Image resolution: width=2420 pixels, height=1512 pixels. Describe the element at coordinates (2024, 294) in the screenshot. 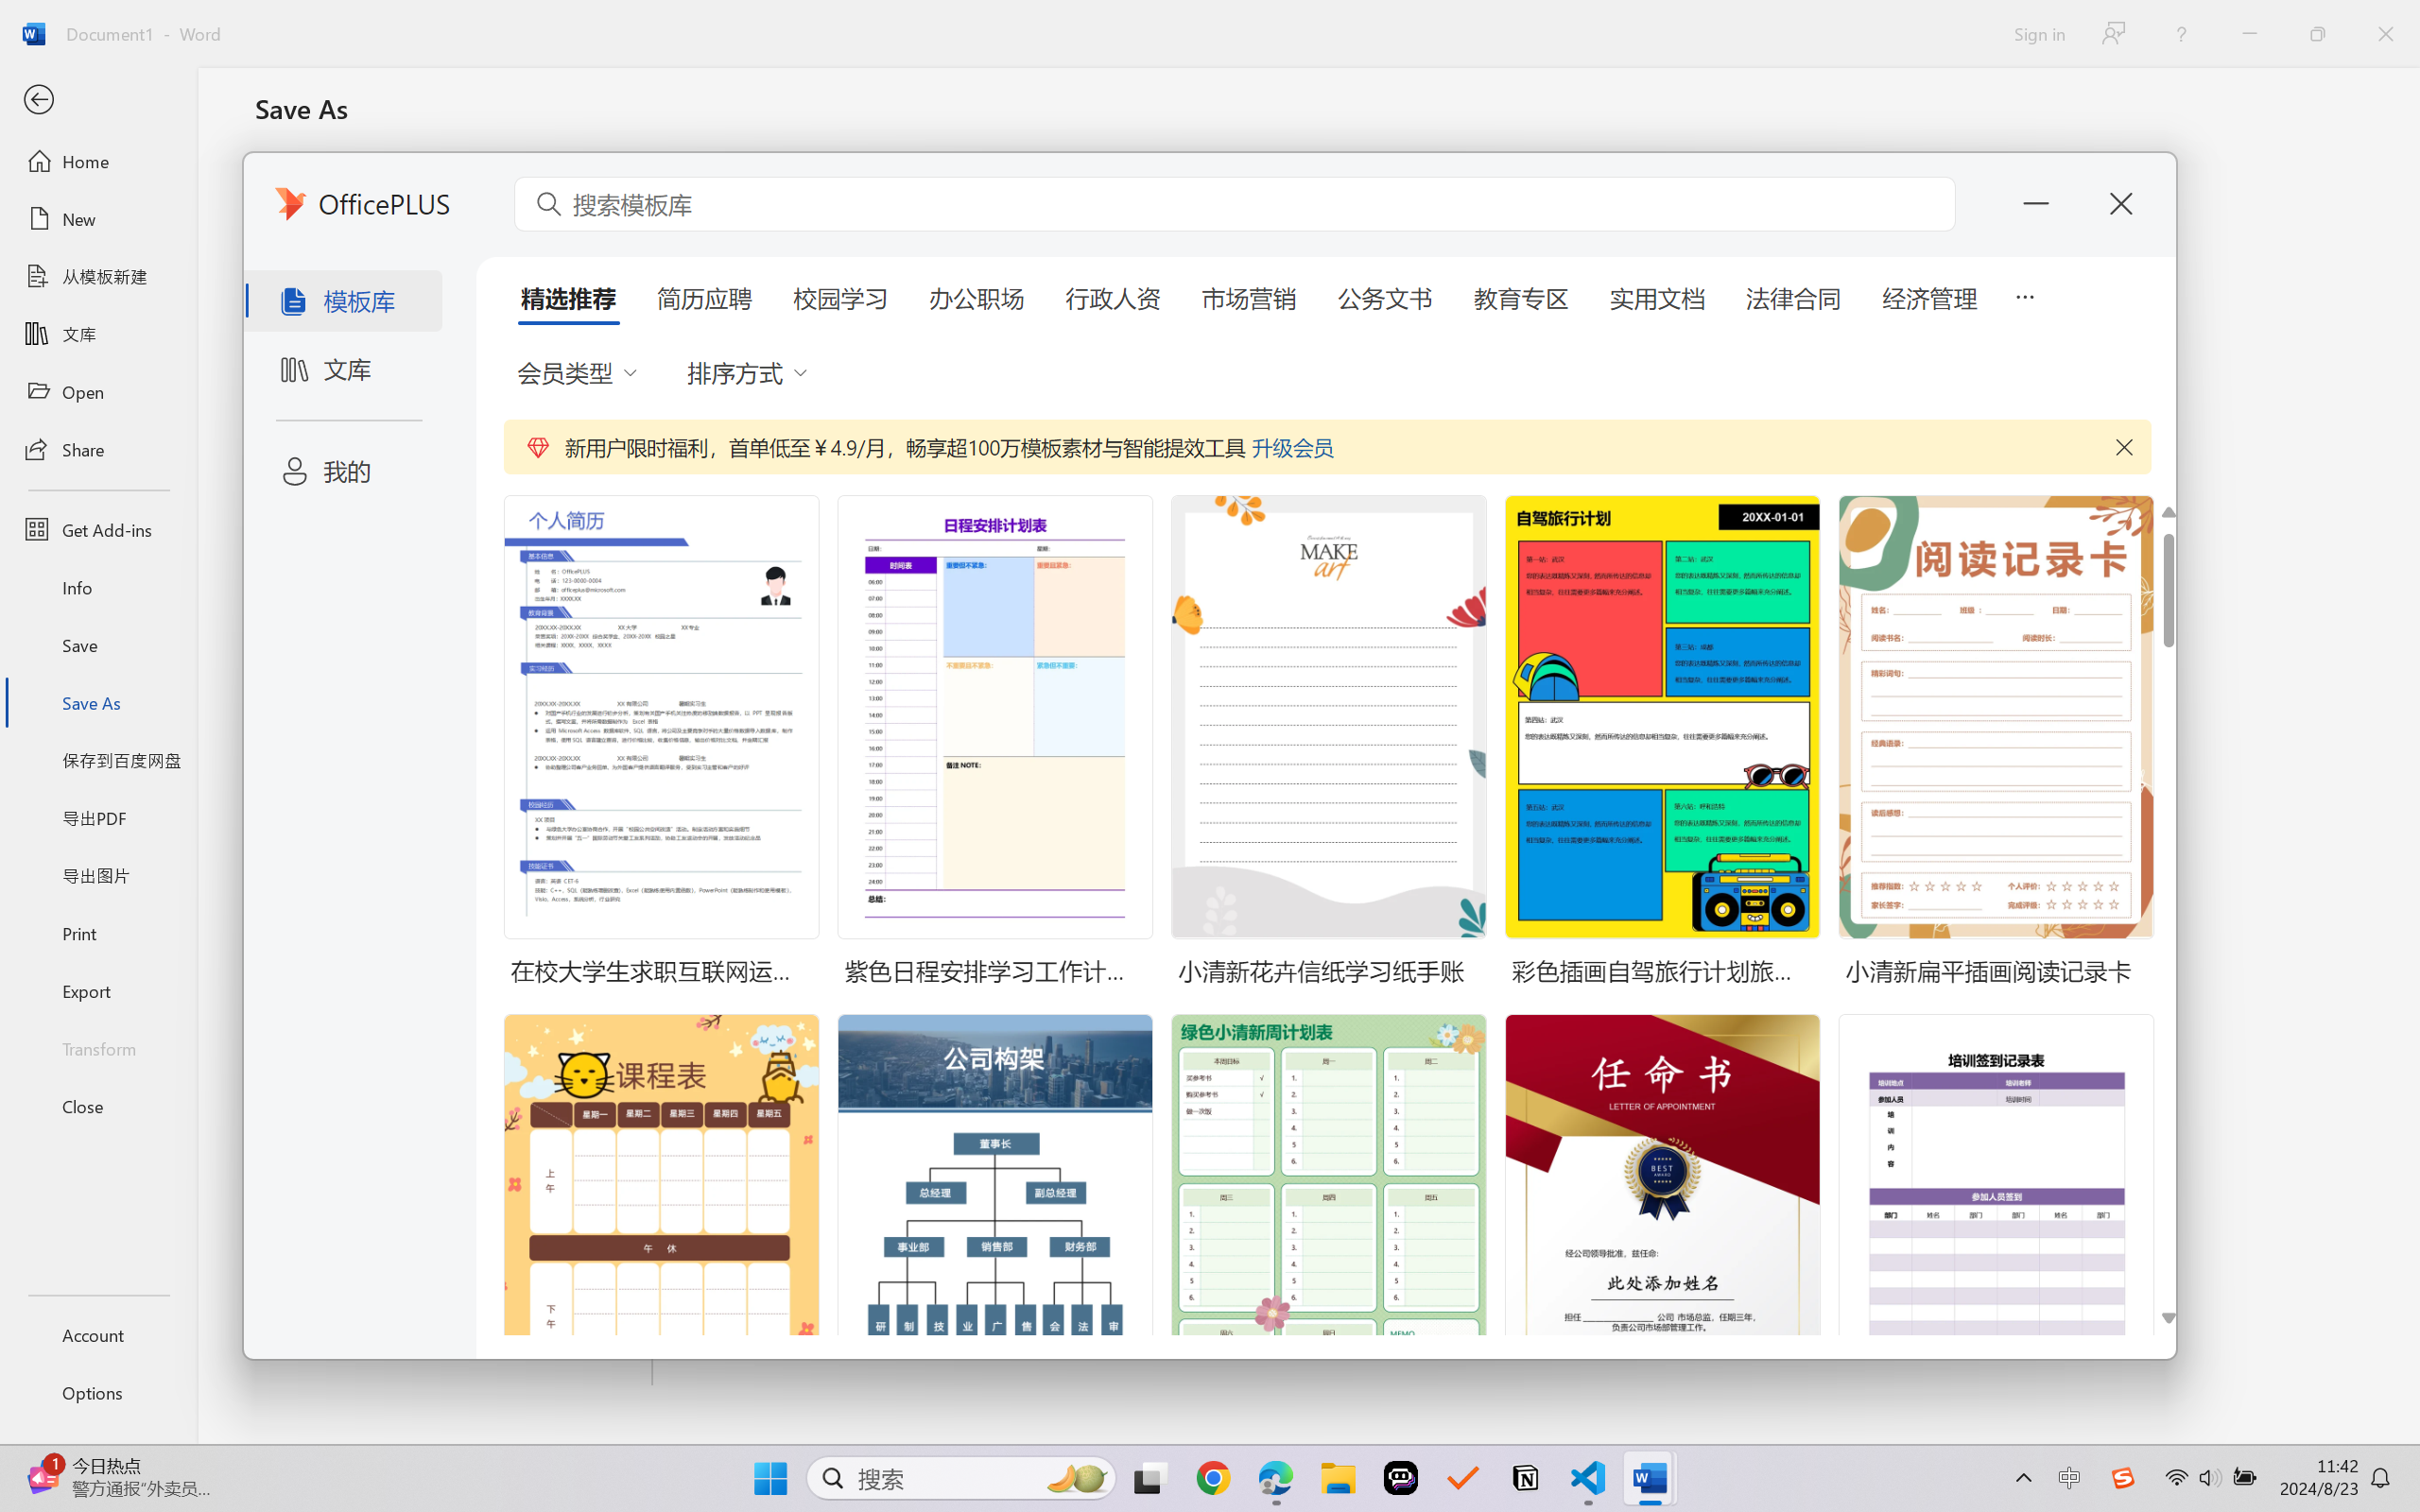

I see `'5 more tabs'` at that location.